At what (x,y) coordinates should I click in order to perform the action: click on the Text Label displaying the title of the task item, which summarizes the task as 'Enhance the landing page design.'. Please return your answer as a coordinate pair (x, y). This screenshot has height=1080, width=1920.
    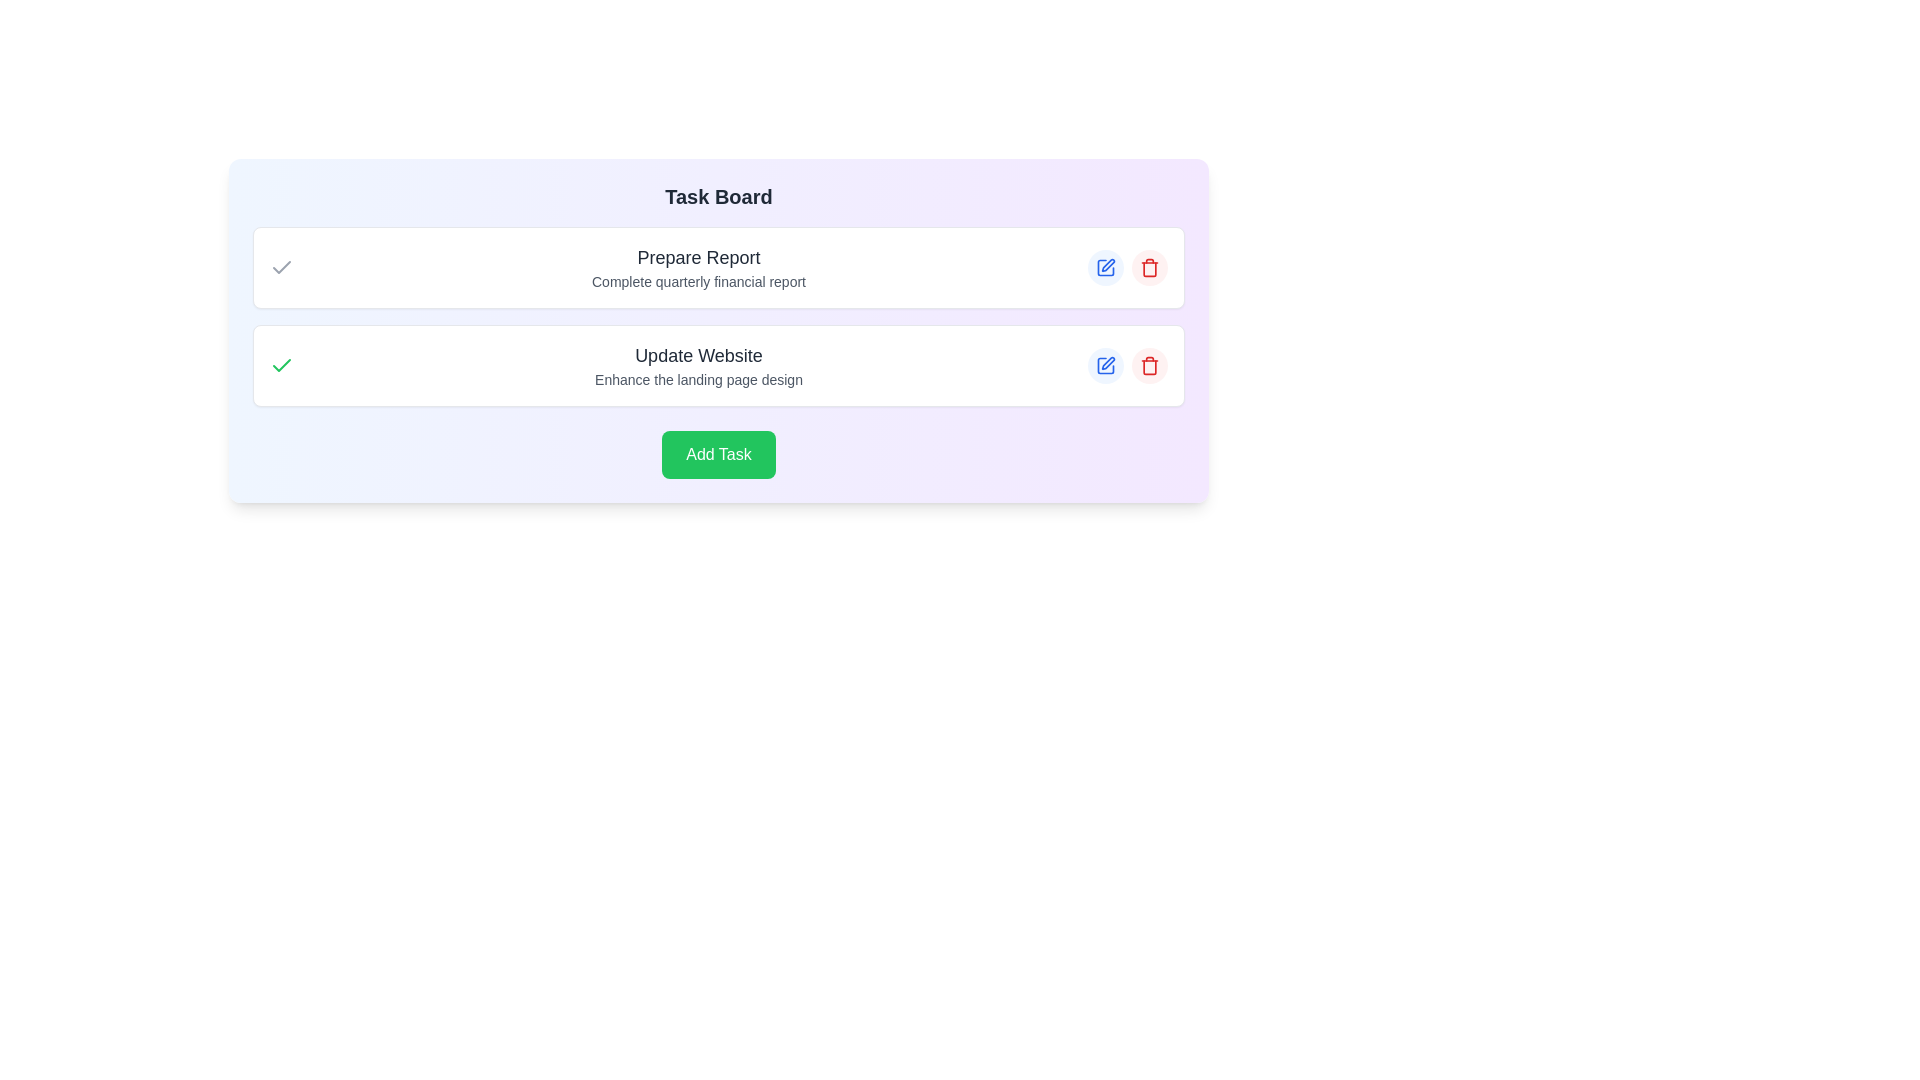
    Looking at the image, I should click on (699, 354).